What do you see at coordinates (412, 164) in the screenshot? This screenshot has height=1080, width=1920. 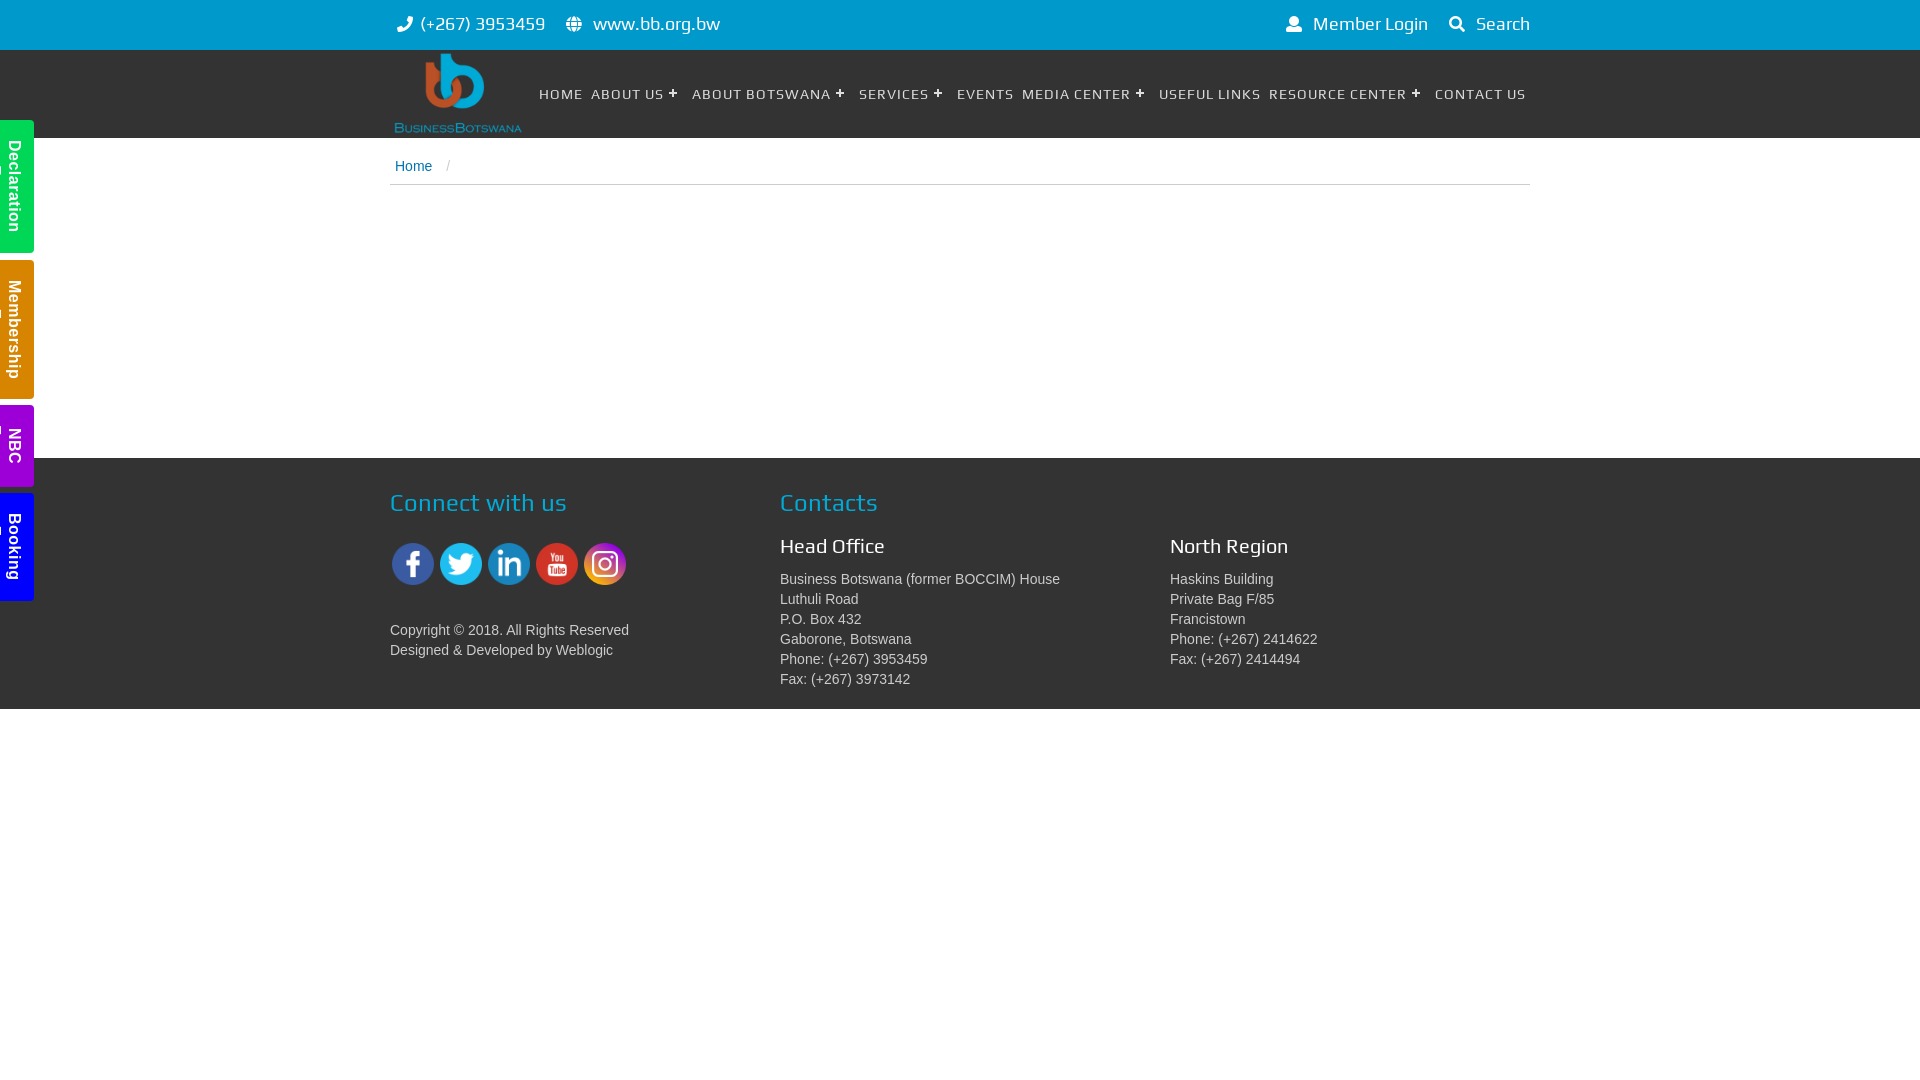 I see `'Home'` at bounding box center [412, 164].